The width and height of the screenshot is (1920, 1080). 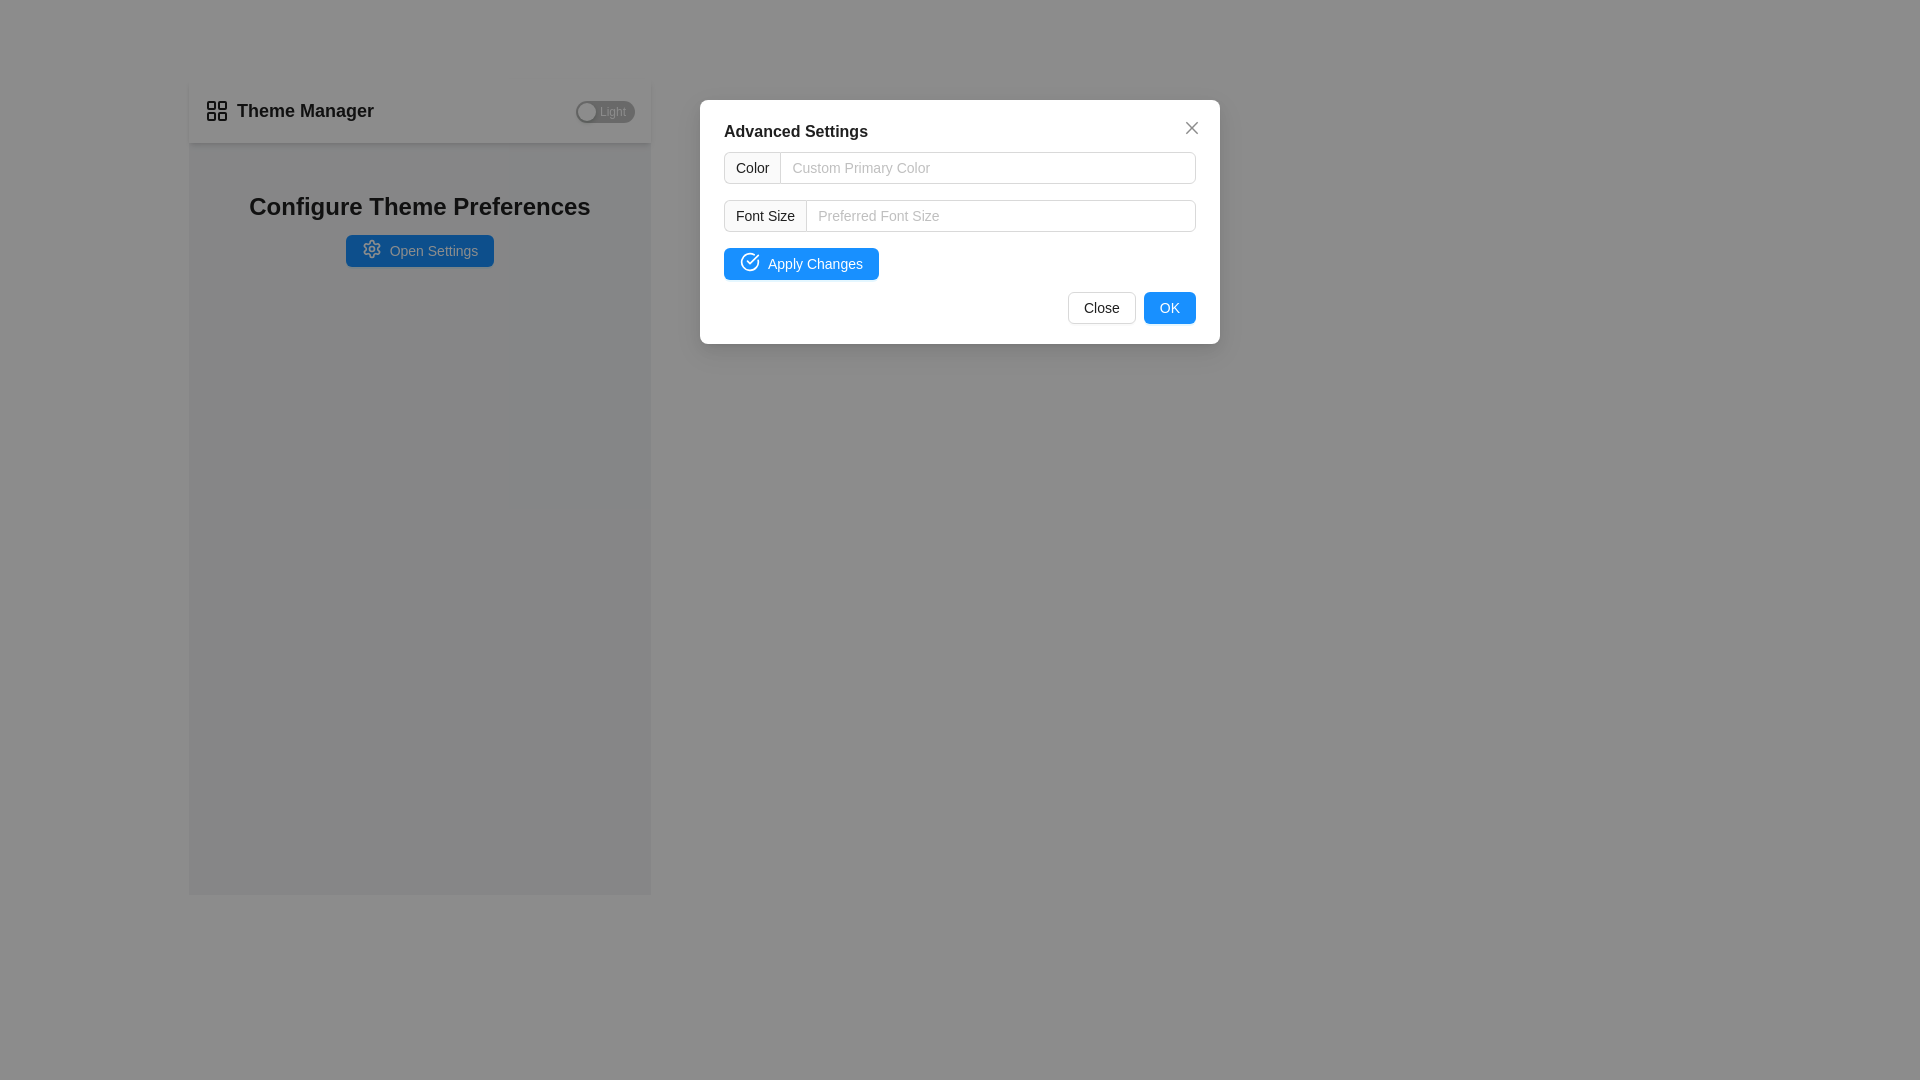 What do you see at coordinates (432, 249) in the screenshot?
I see `the button labeled 'Open Settings' which is styled with white text on a blue background, located to the right of a gear icon` at bounding box center [432, 249].